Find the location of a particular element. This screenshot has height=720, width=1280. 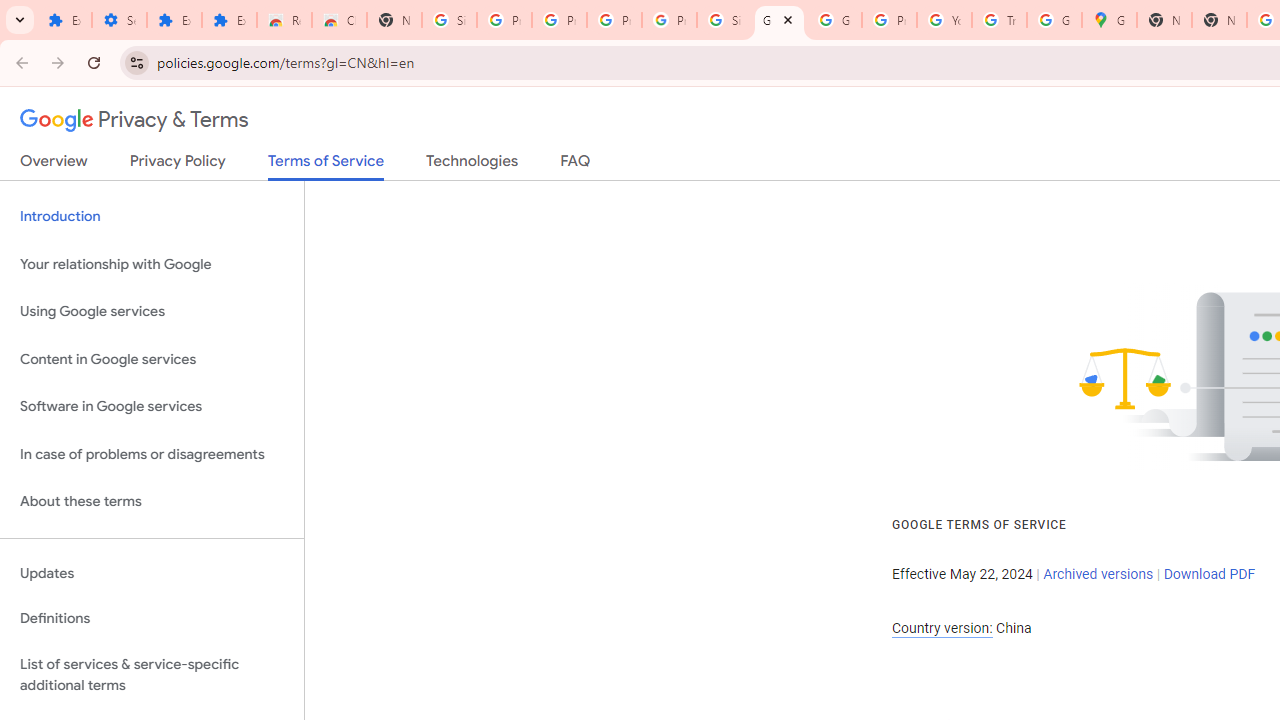

'Using Google services' is located at coordinates (151, 312).